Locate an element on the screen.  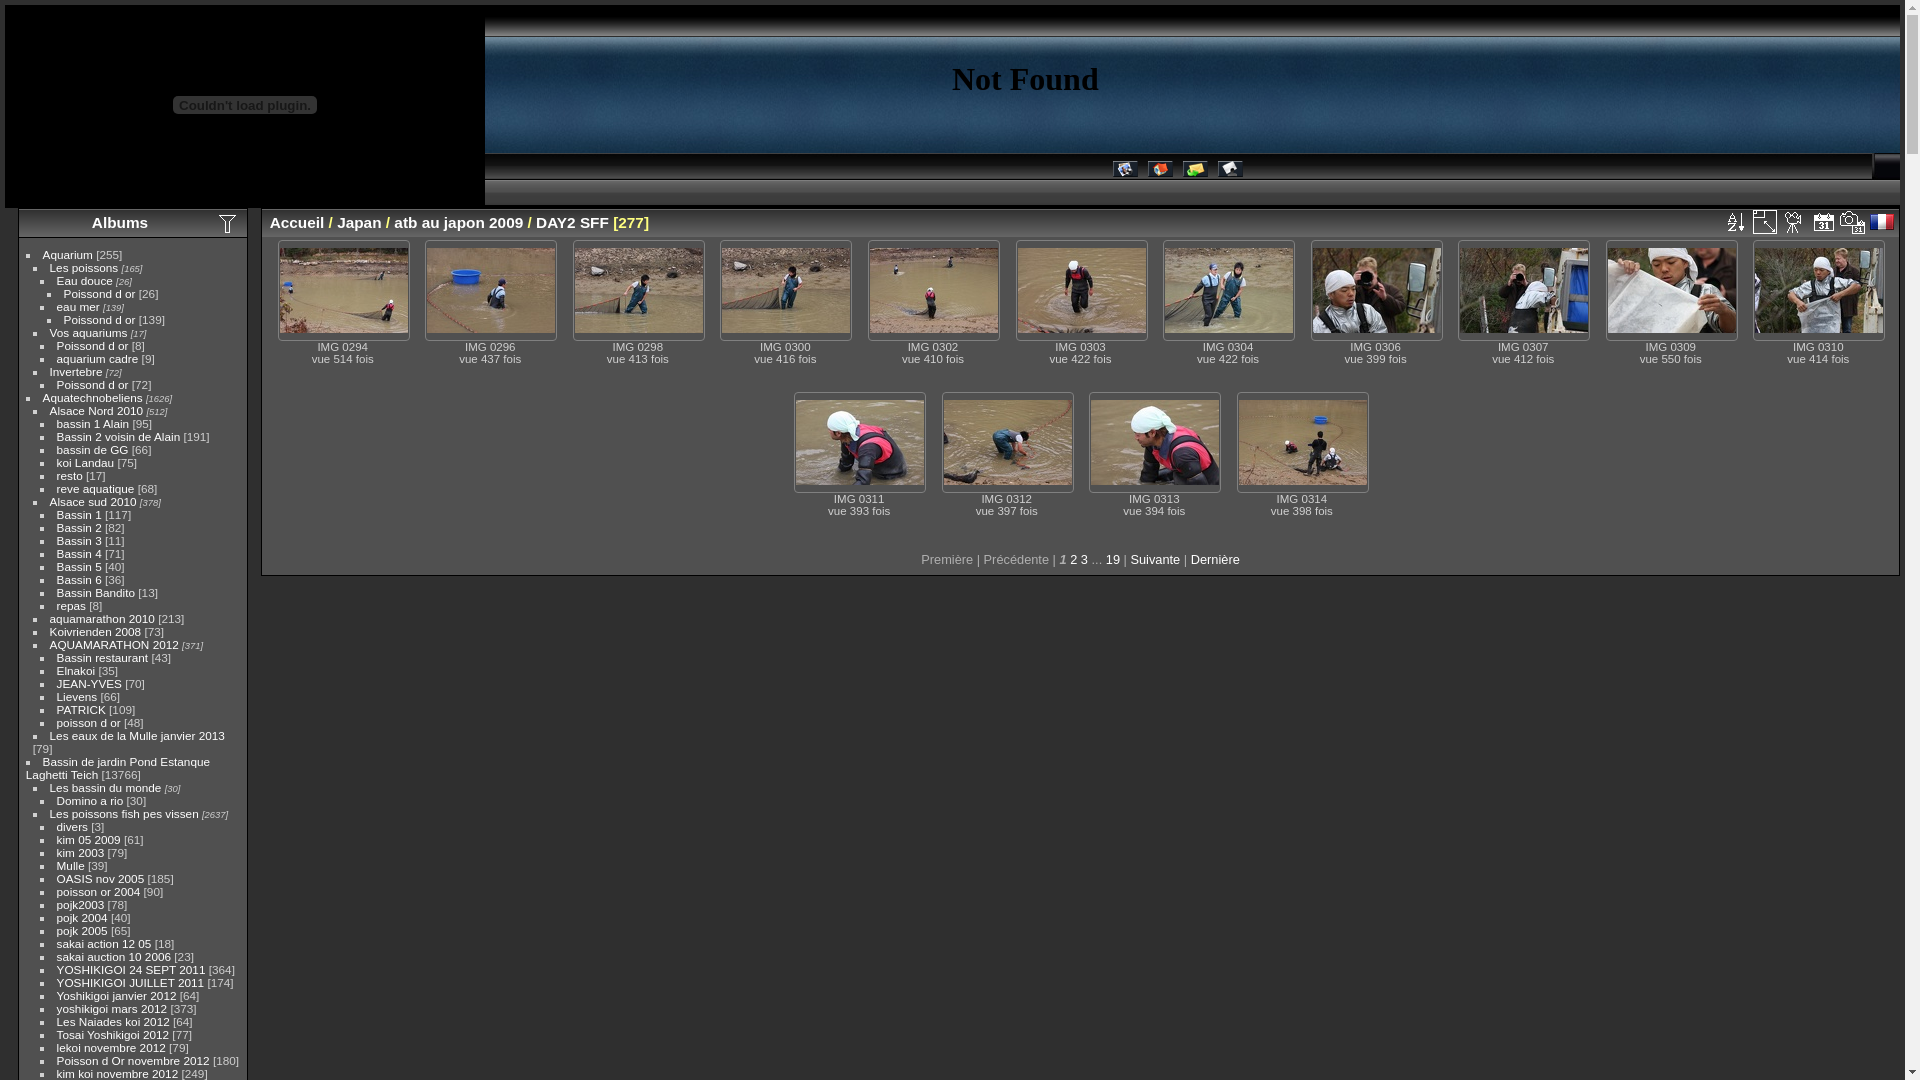
'Bassin 4' is located at coordinates (79, 553).